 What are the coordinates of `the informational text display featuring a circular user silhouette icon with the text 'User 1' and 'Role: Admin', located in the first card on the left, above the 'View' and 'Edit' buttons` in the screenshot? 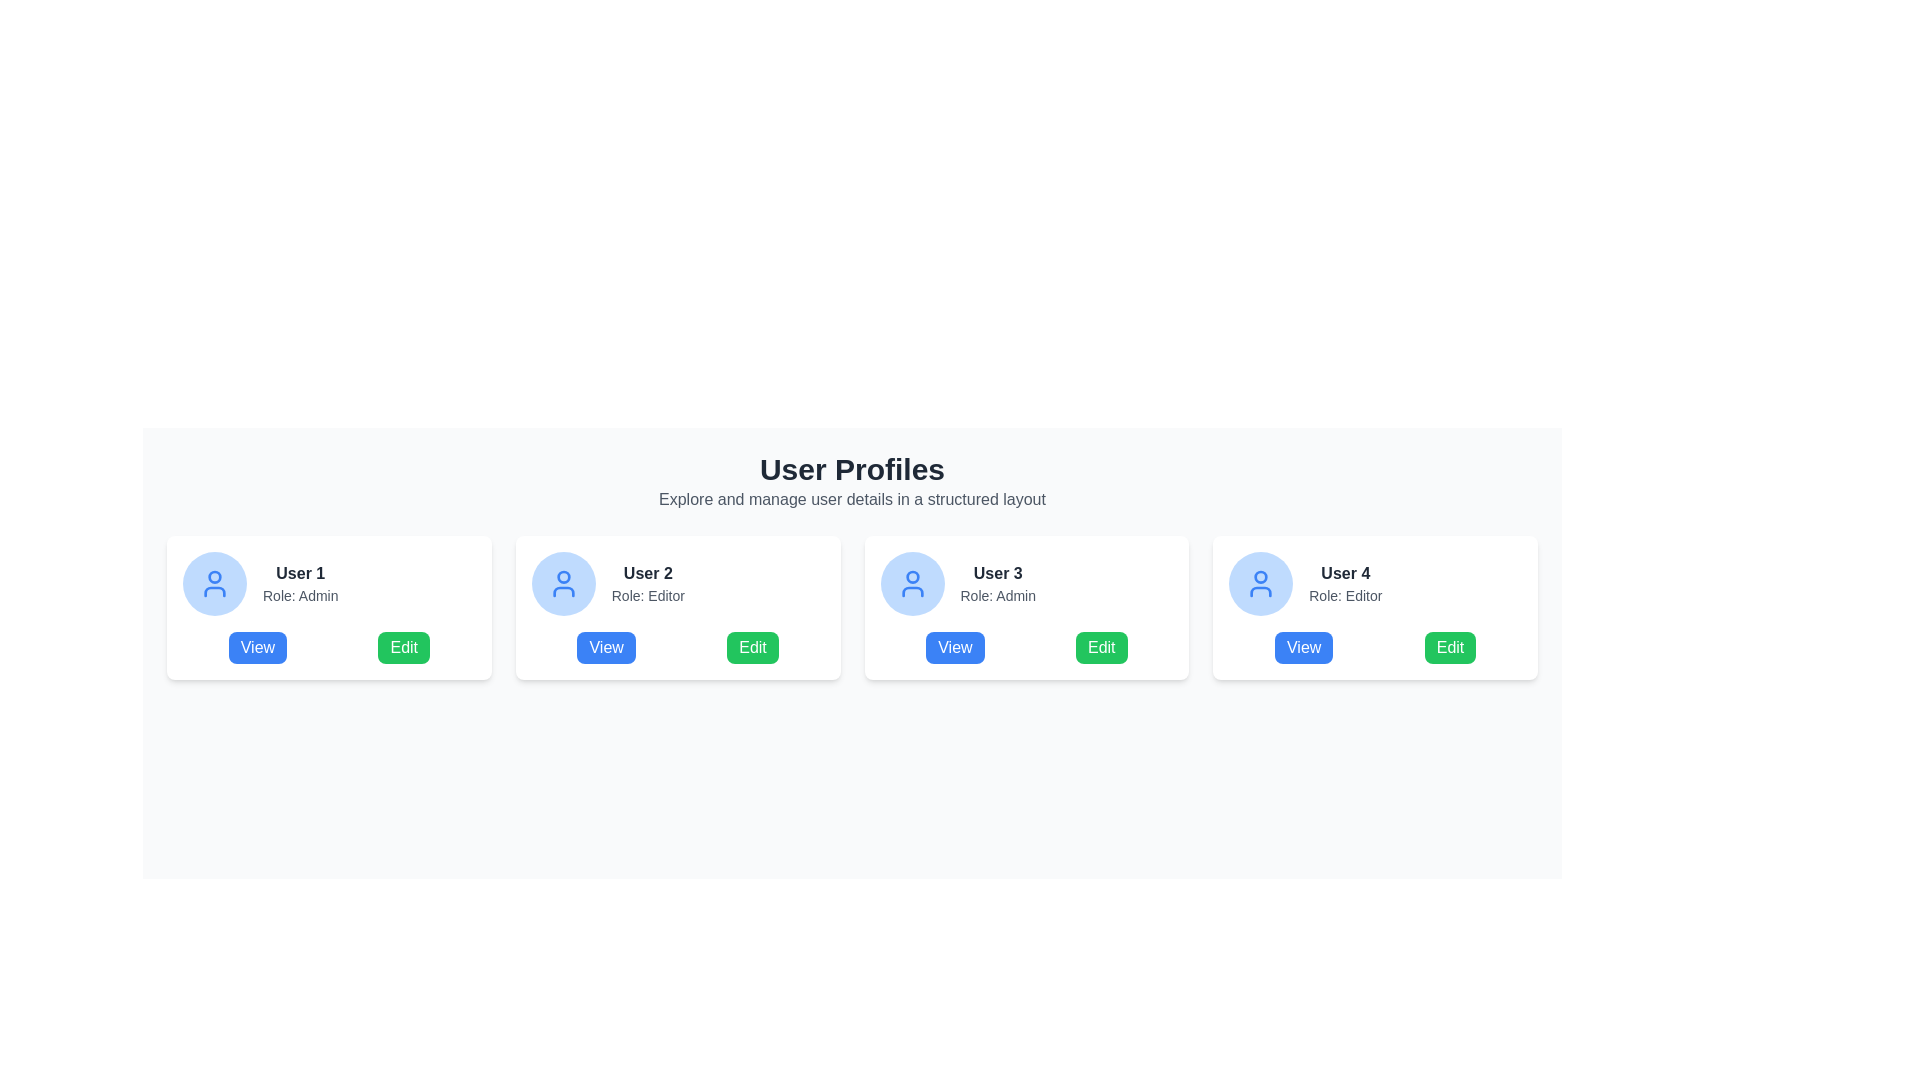 It's located at (329, 583).